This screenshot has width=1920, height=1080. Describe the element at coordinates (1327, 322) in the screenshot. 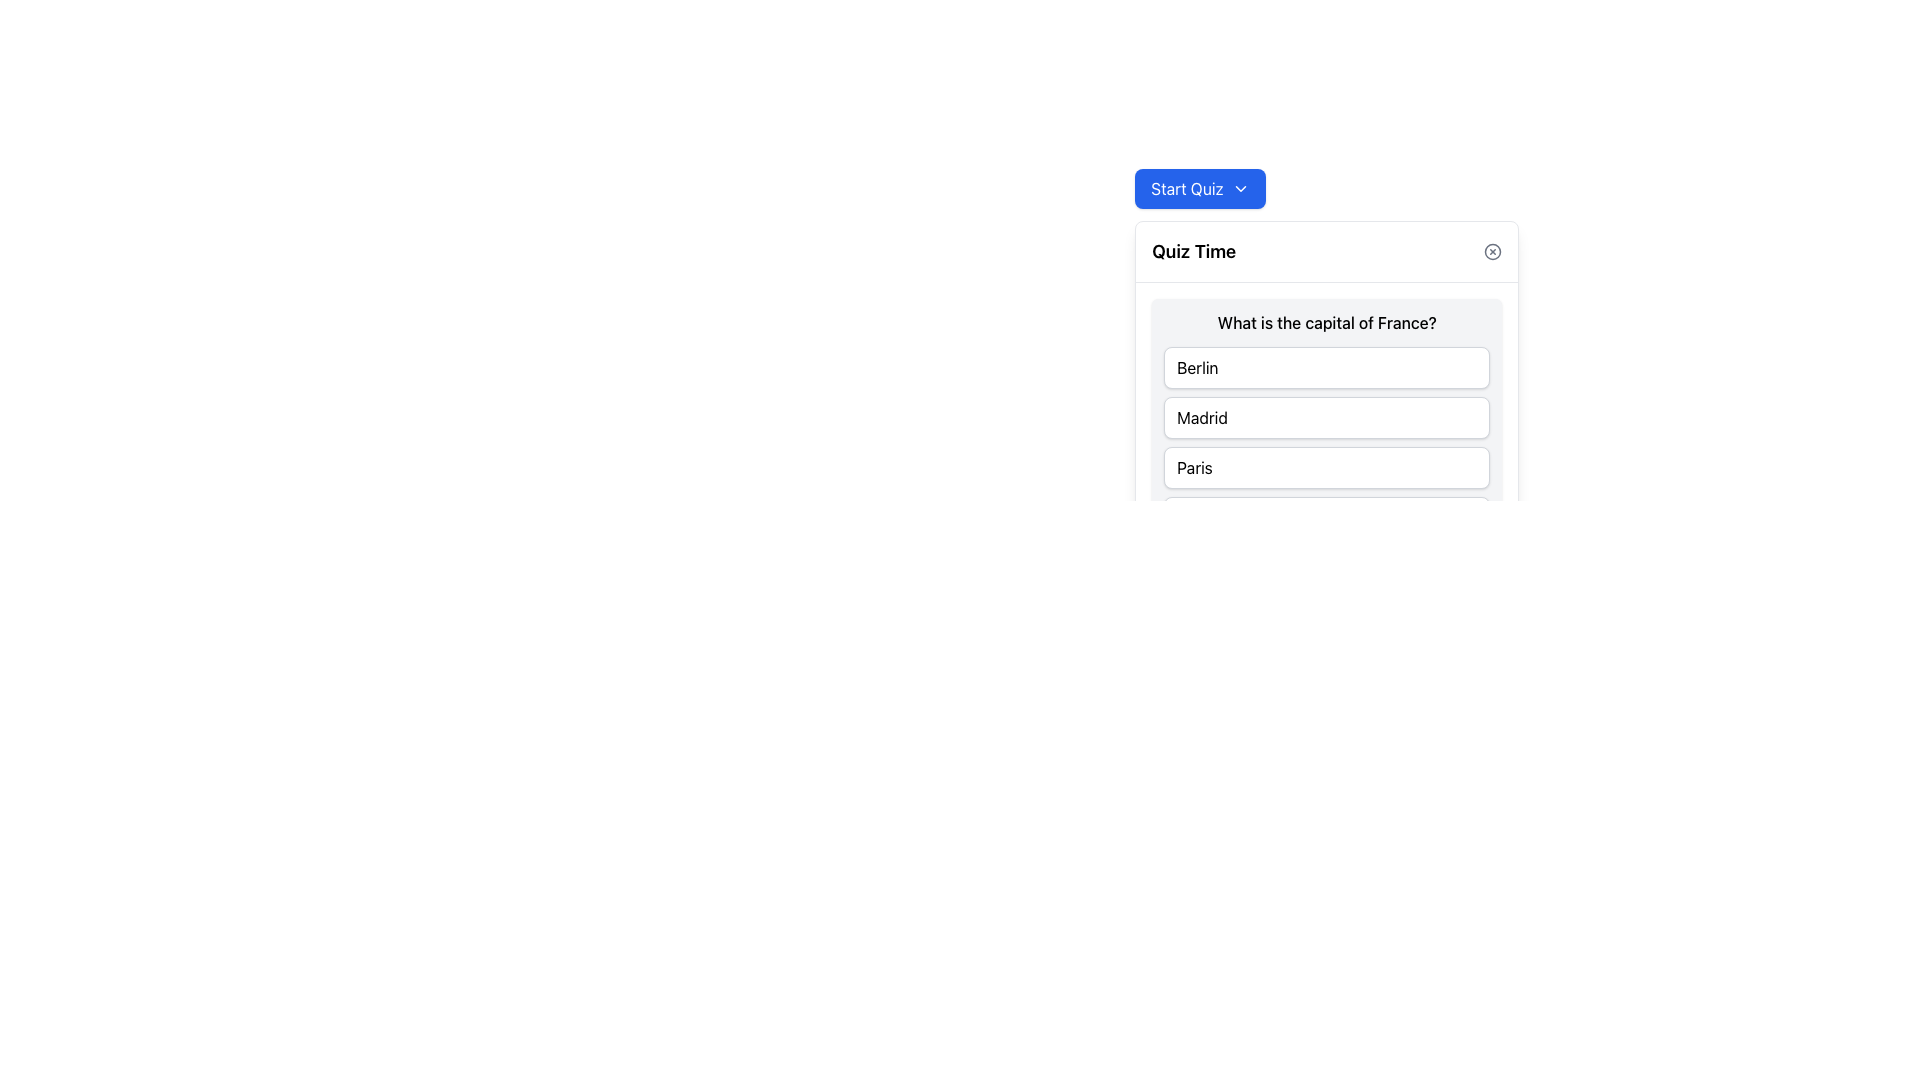

I see `the question prompt label located at the top section of the quiz interface, which is horizontally centered above the answer options` at that location.